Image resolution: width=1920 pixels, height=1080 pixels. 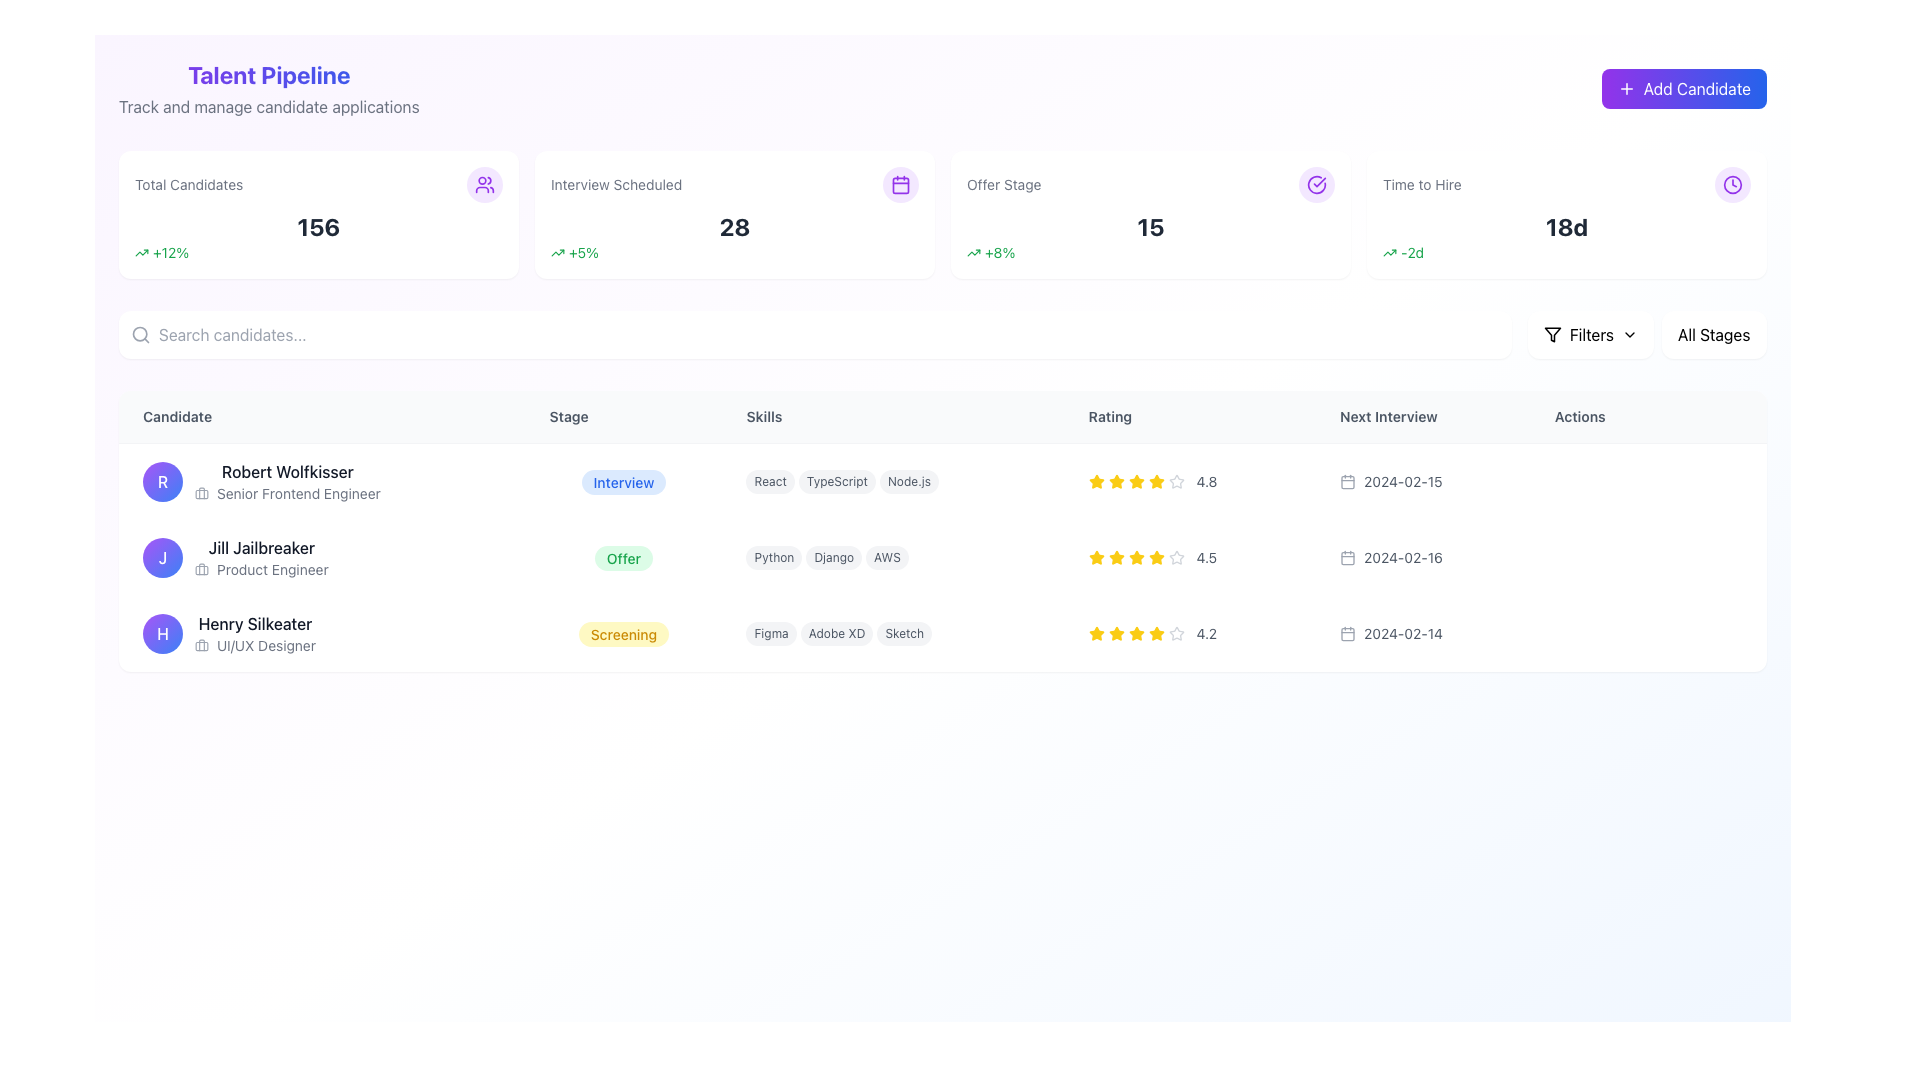 What do you see at coordinates (1115, 633) in the screenshot?
I see `the third yellow star icon in the rating column for the candidate named 'Henry Silkeater' within the five-star rating system` at bounding box center [1115, 633].